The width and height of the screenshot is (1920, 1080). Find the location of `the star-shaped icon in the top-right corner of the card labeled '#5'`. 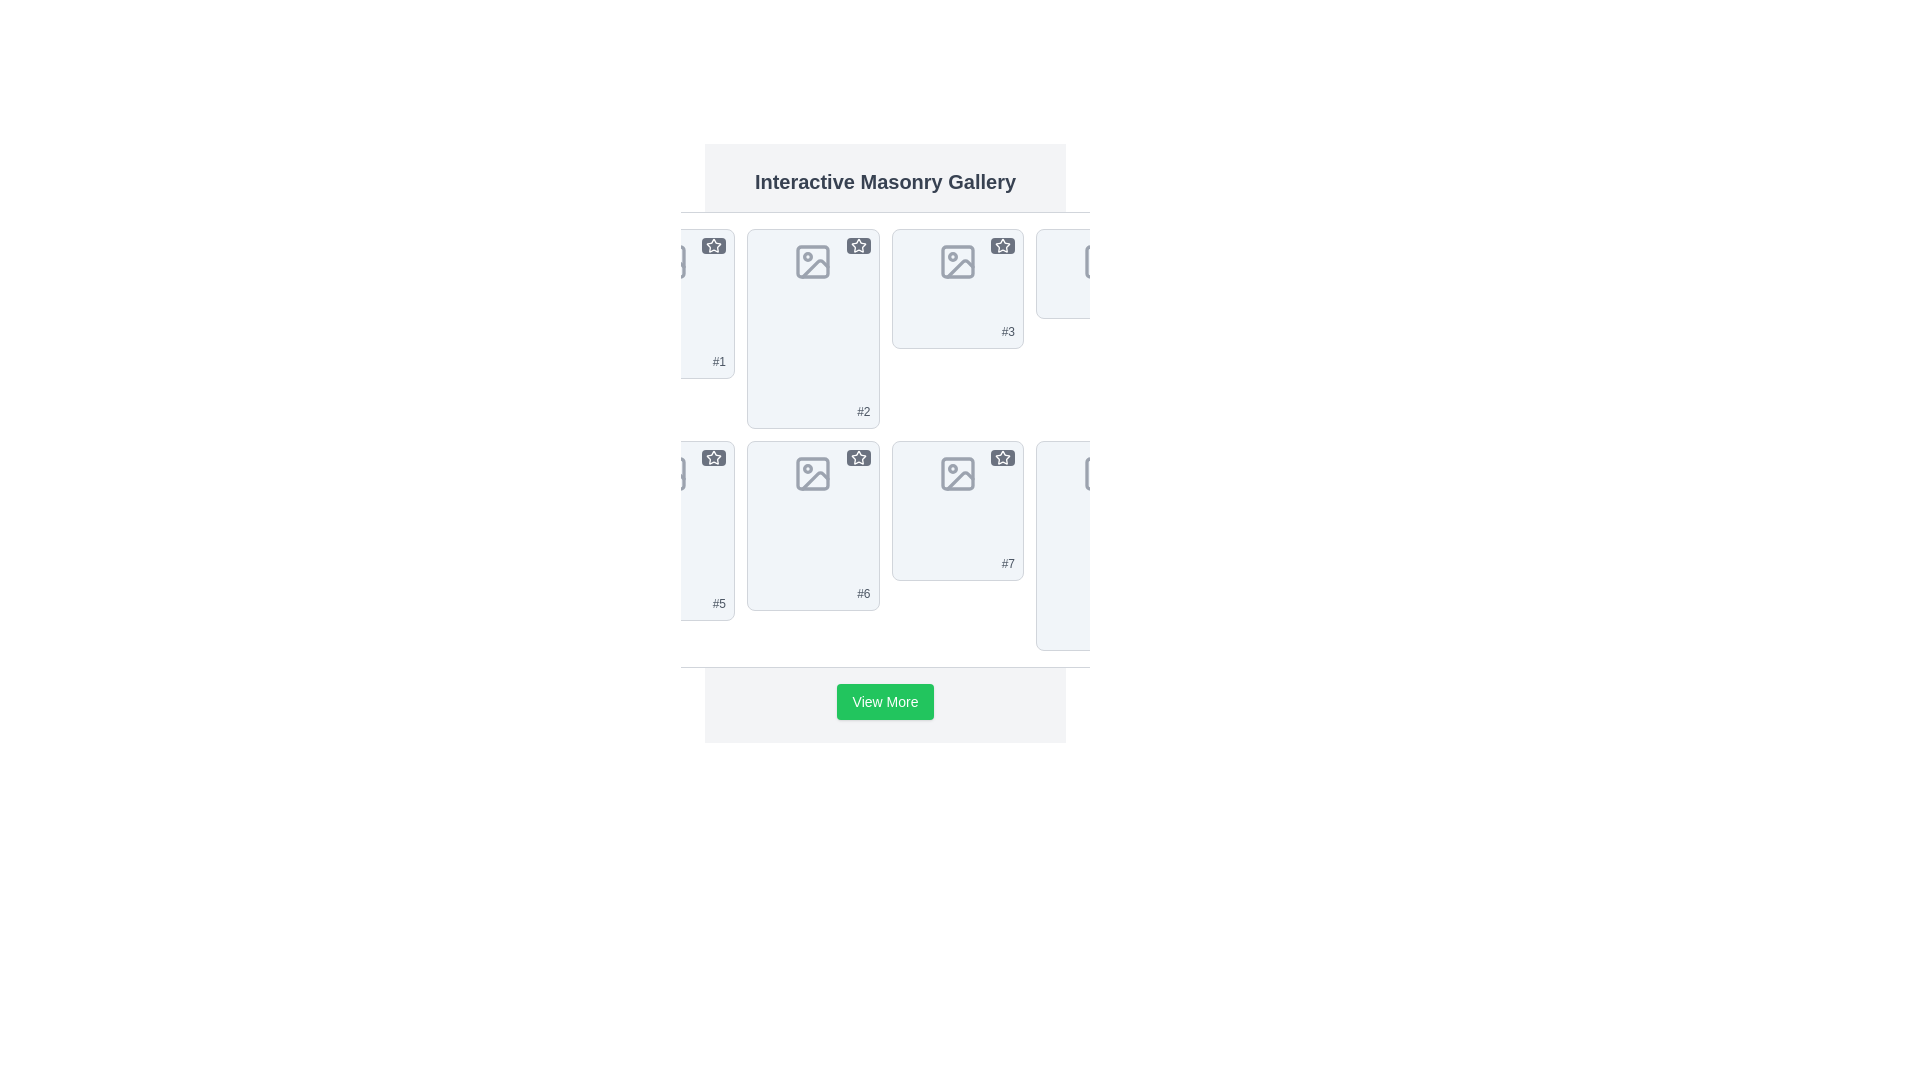

the star-shaped icon in the top-right corner of the card labeled '#5' is located at coordinates (714, 457).